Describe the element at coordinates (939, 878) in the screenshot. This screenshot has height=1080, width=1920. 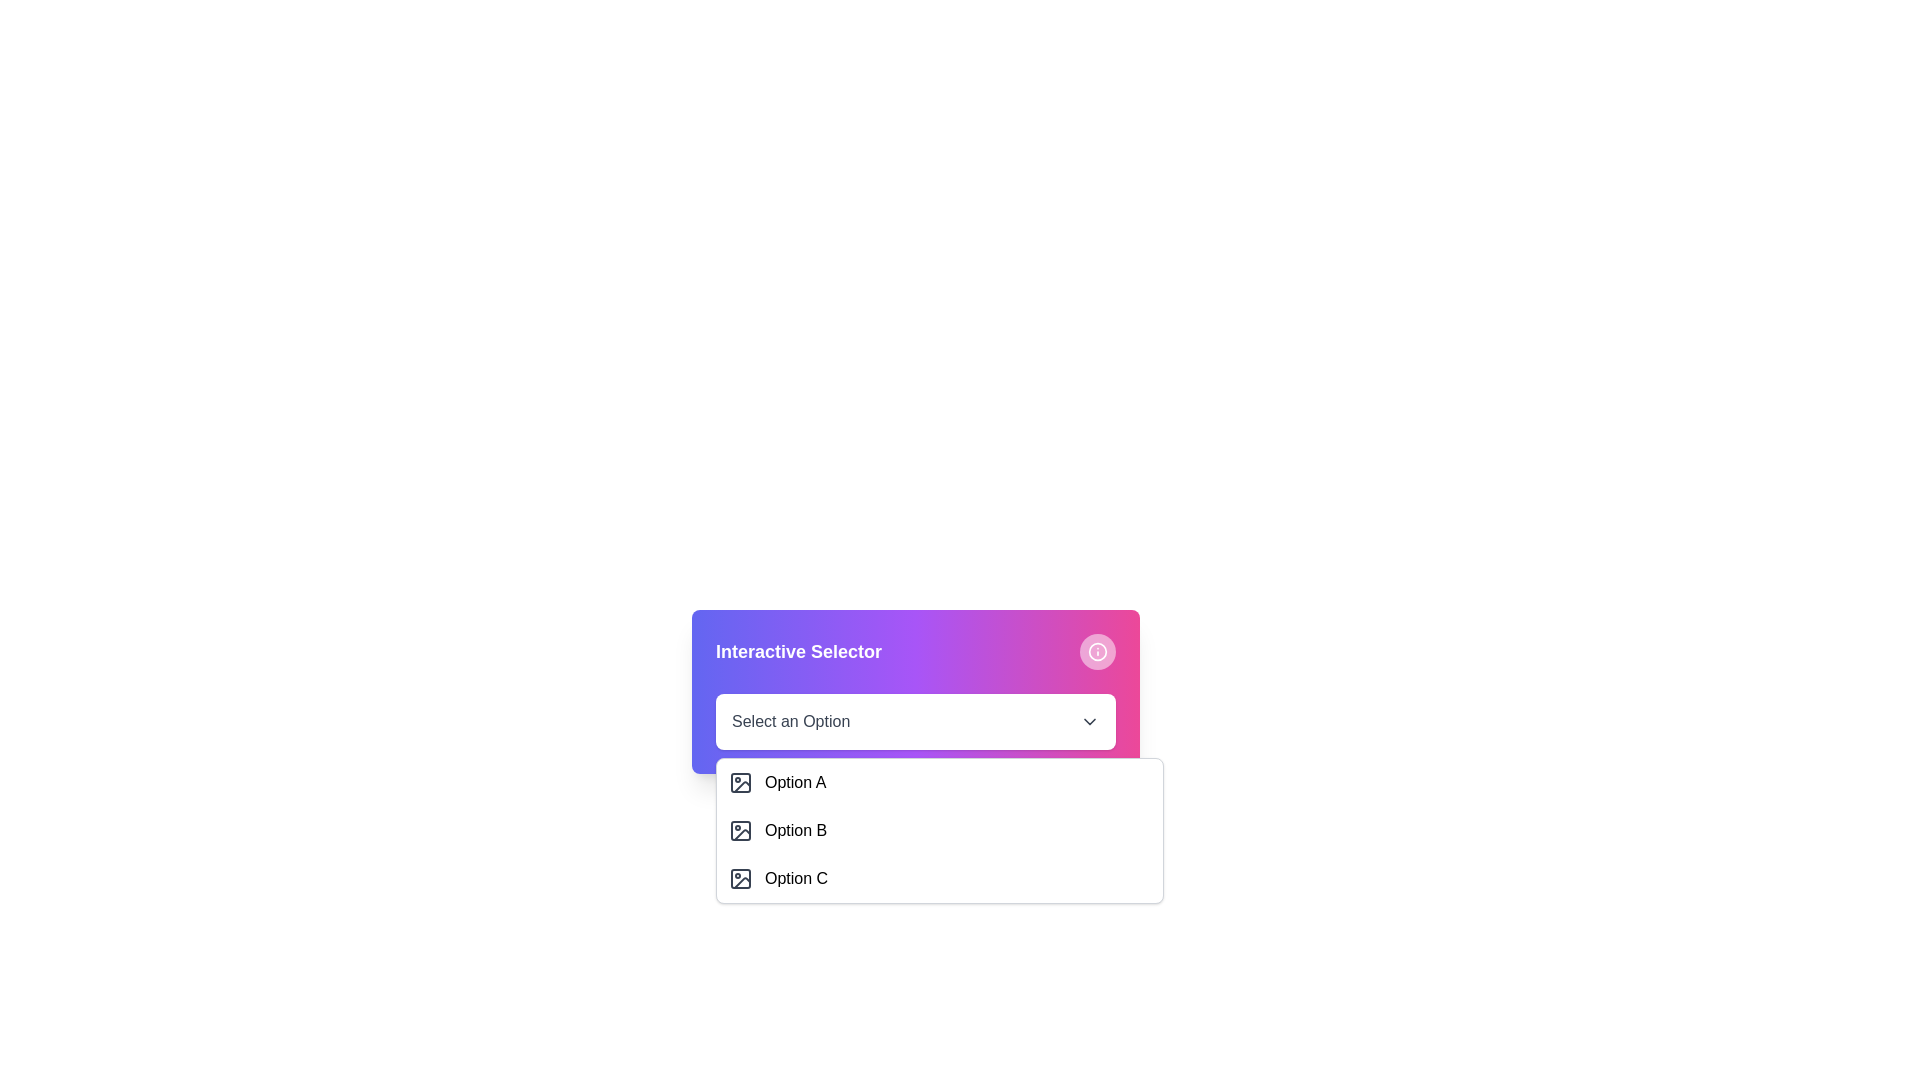
I see `the third item in the 'Interactive Selector' dropdown menu` at that location.